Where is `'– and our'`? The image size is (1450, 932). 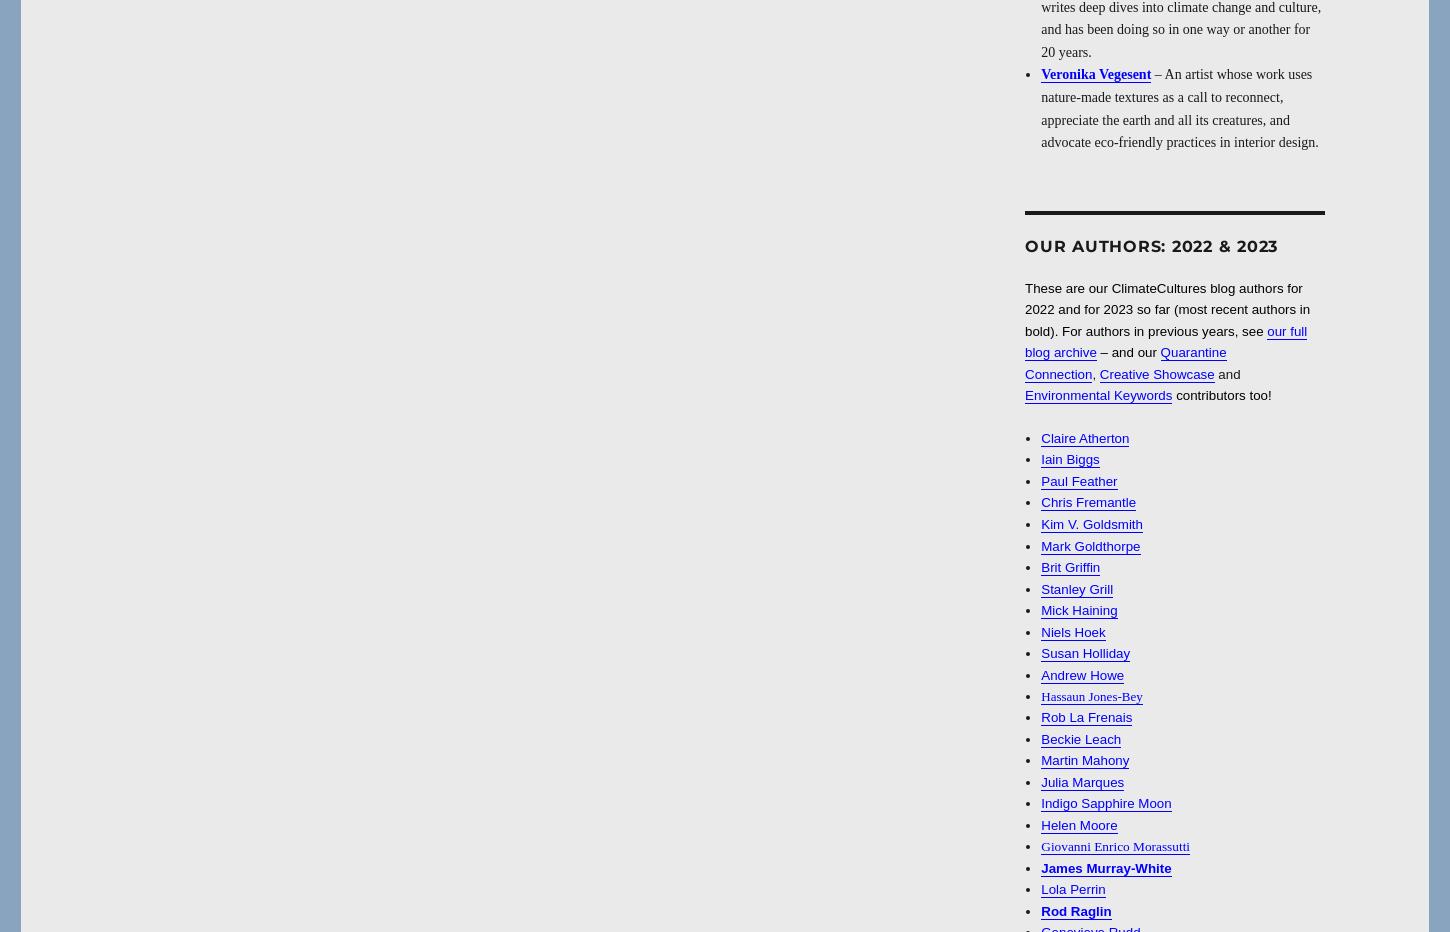
'– and our' is located at coordinates (1095, 351).